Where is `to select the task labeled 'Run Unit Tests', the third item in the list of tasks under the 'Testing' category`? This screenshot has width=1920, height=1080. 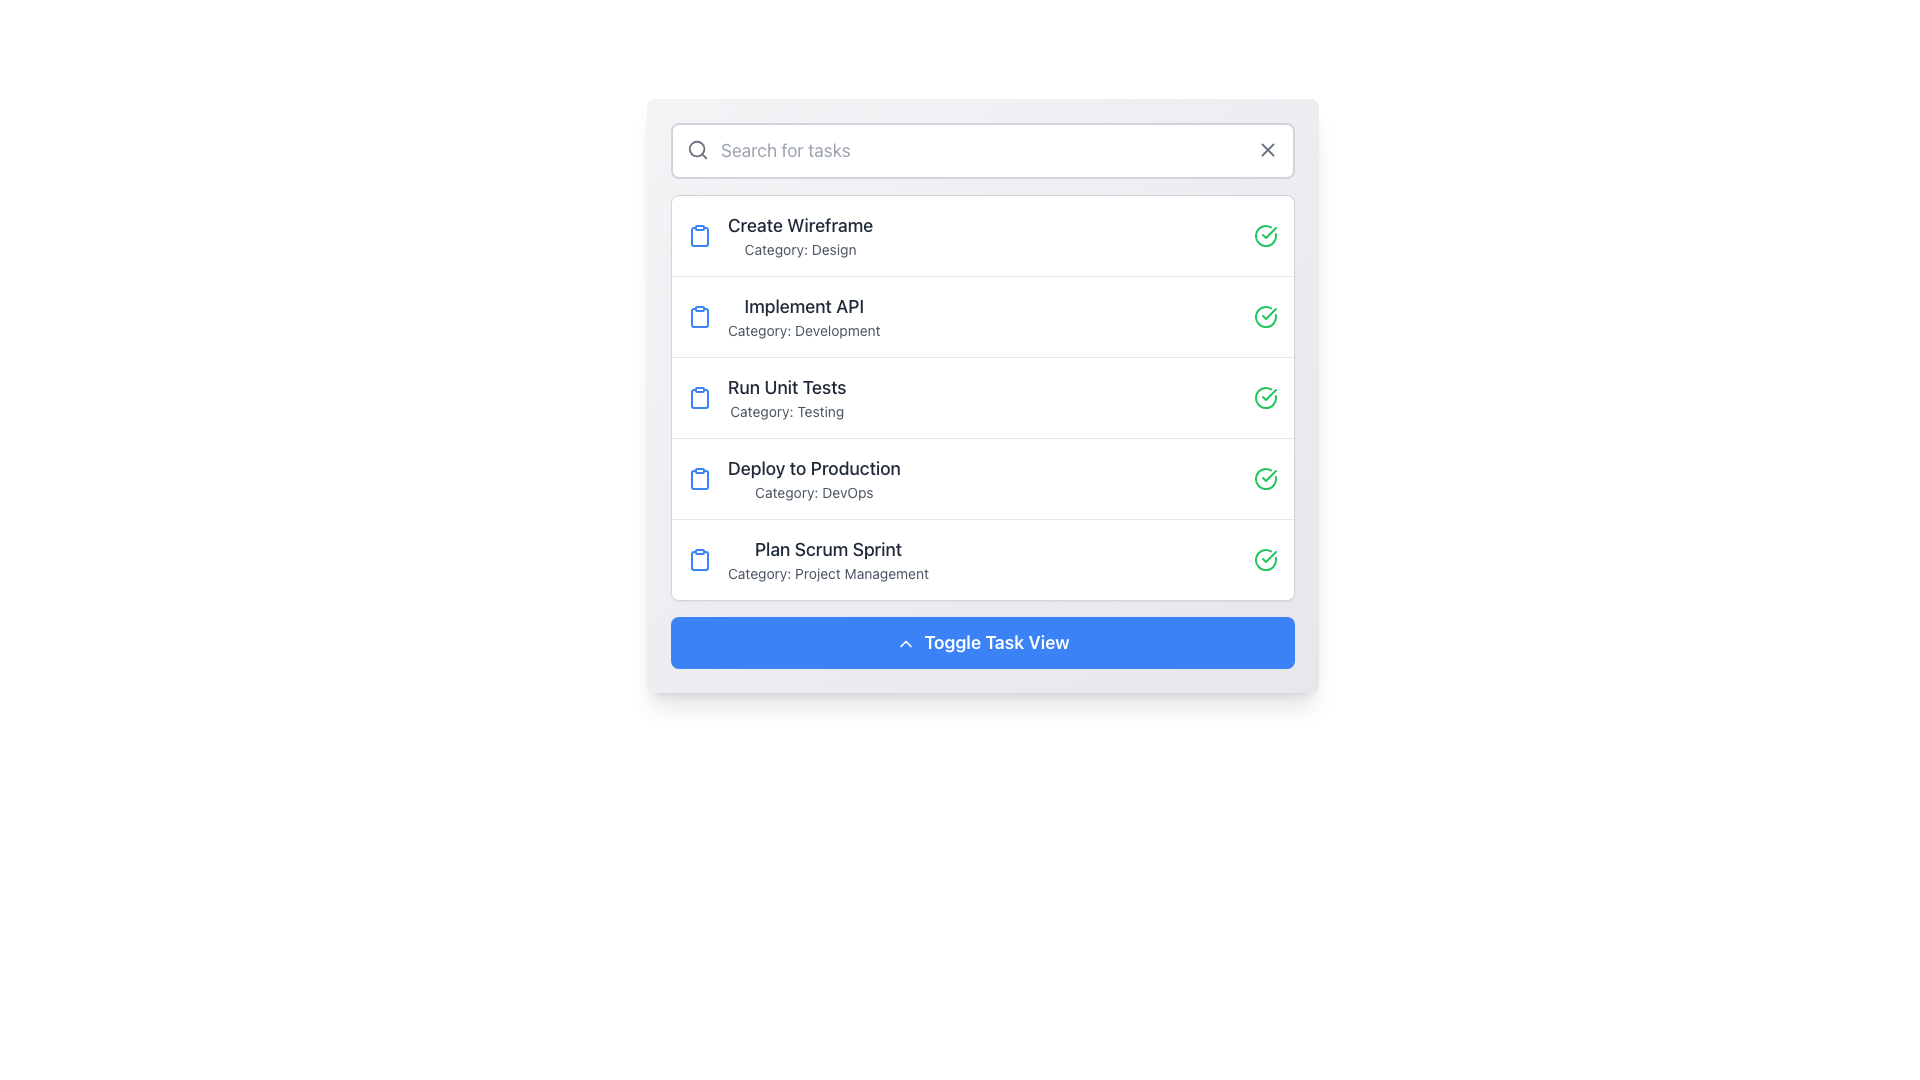 to select the task labeled 'Run Unit Tests', the third item in the list of tasks under the 'Testing' category is located at coordinates (983, 397).